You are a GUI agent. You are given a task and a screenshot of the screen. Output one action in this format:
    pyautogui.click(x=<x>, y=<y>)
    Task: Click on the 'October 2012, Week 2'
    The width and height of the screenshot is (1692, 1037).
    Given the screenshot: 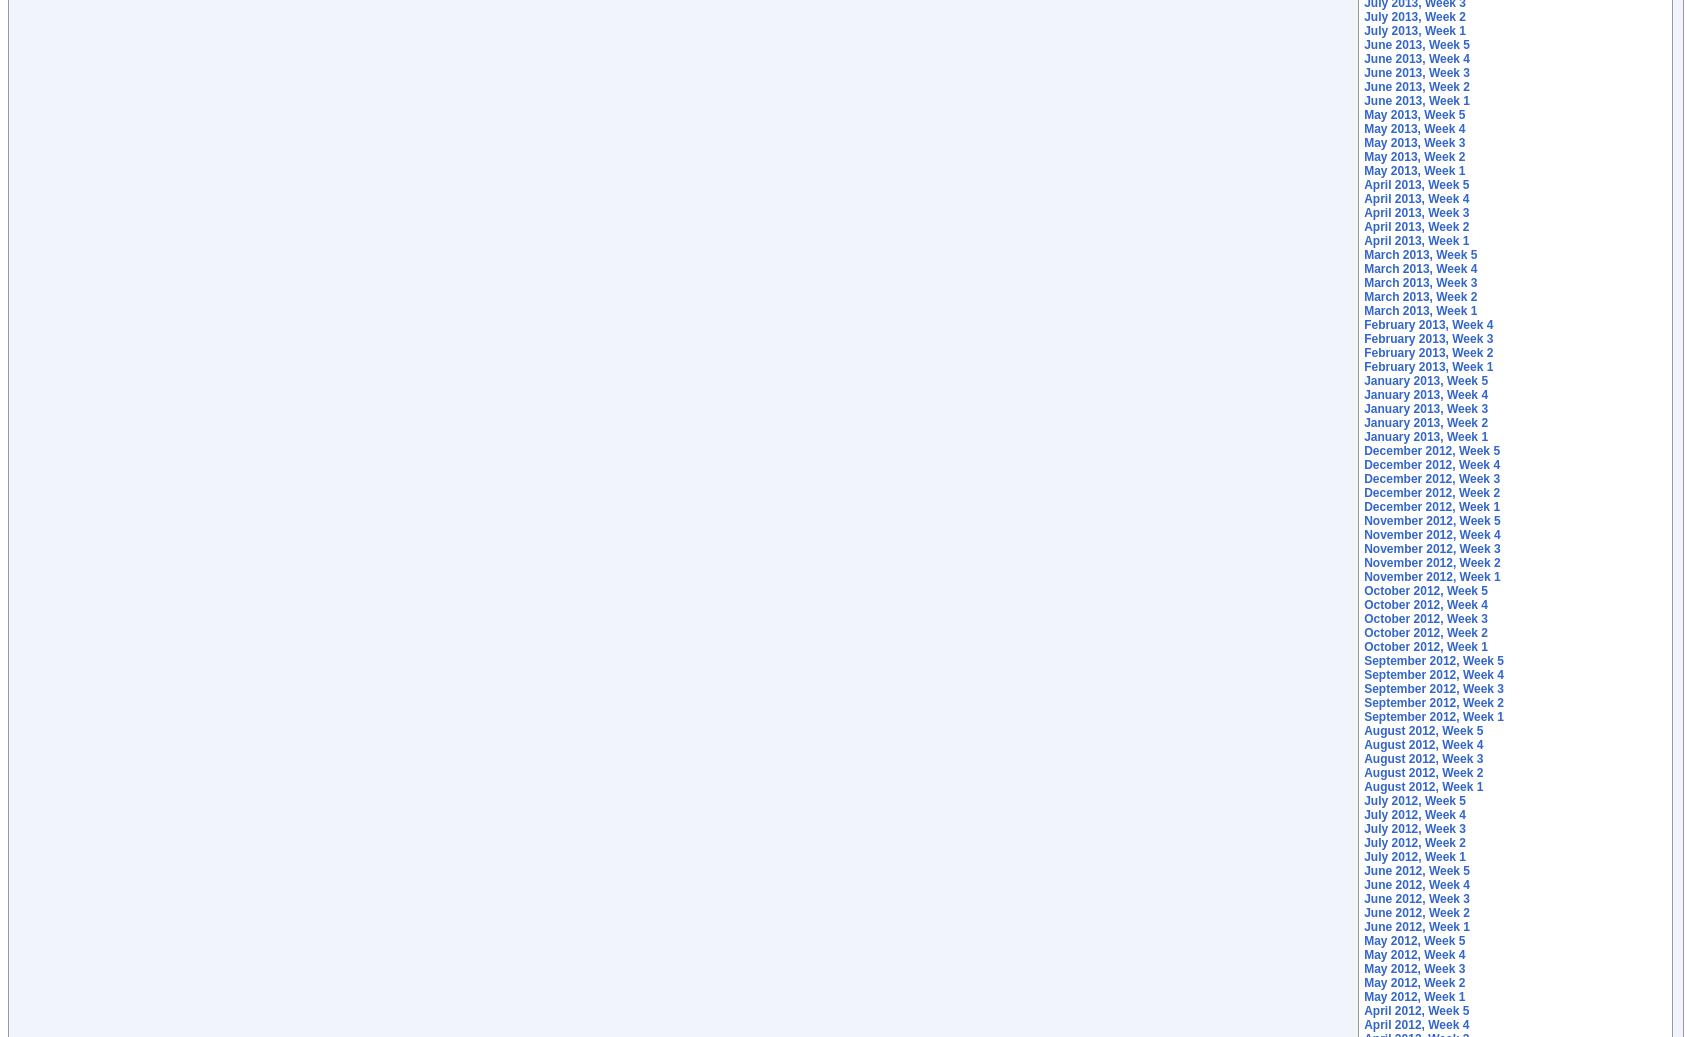 What is the action you would take?
    pyautogui.click(x=1425, y=632)
    